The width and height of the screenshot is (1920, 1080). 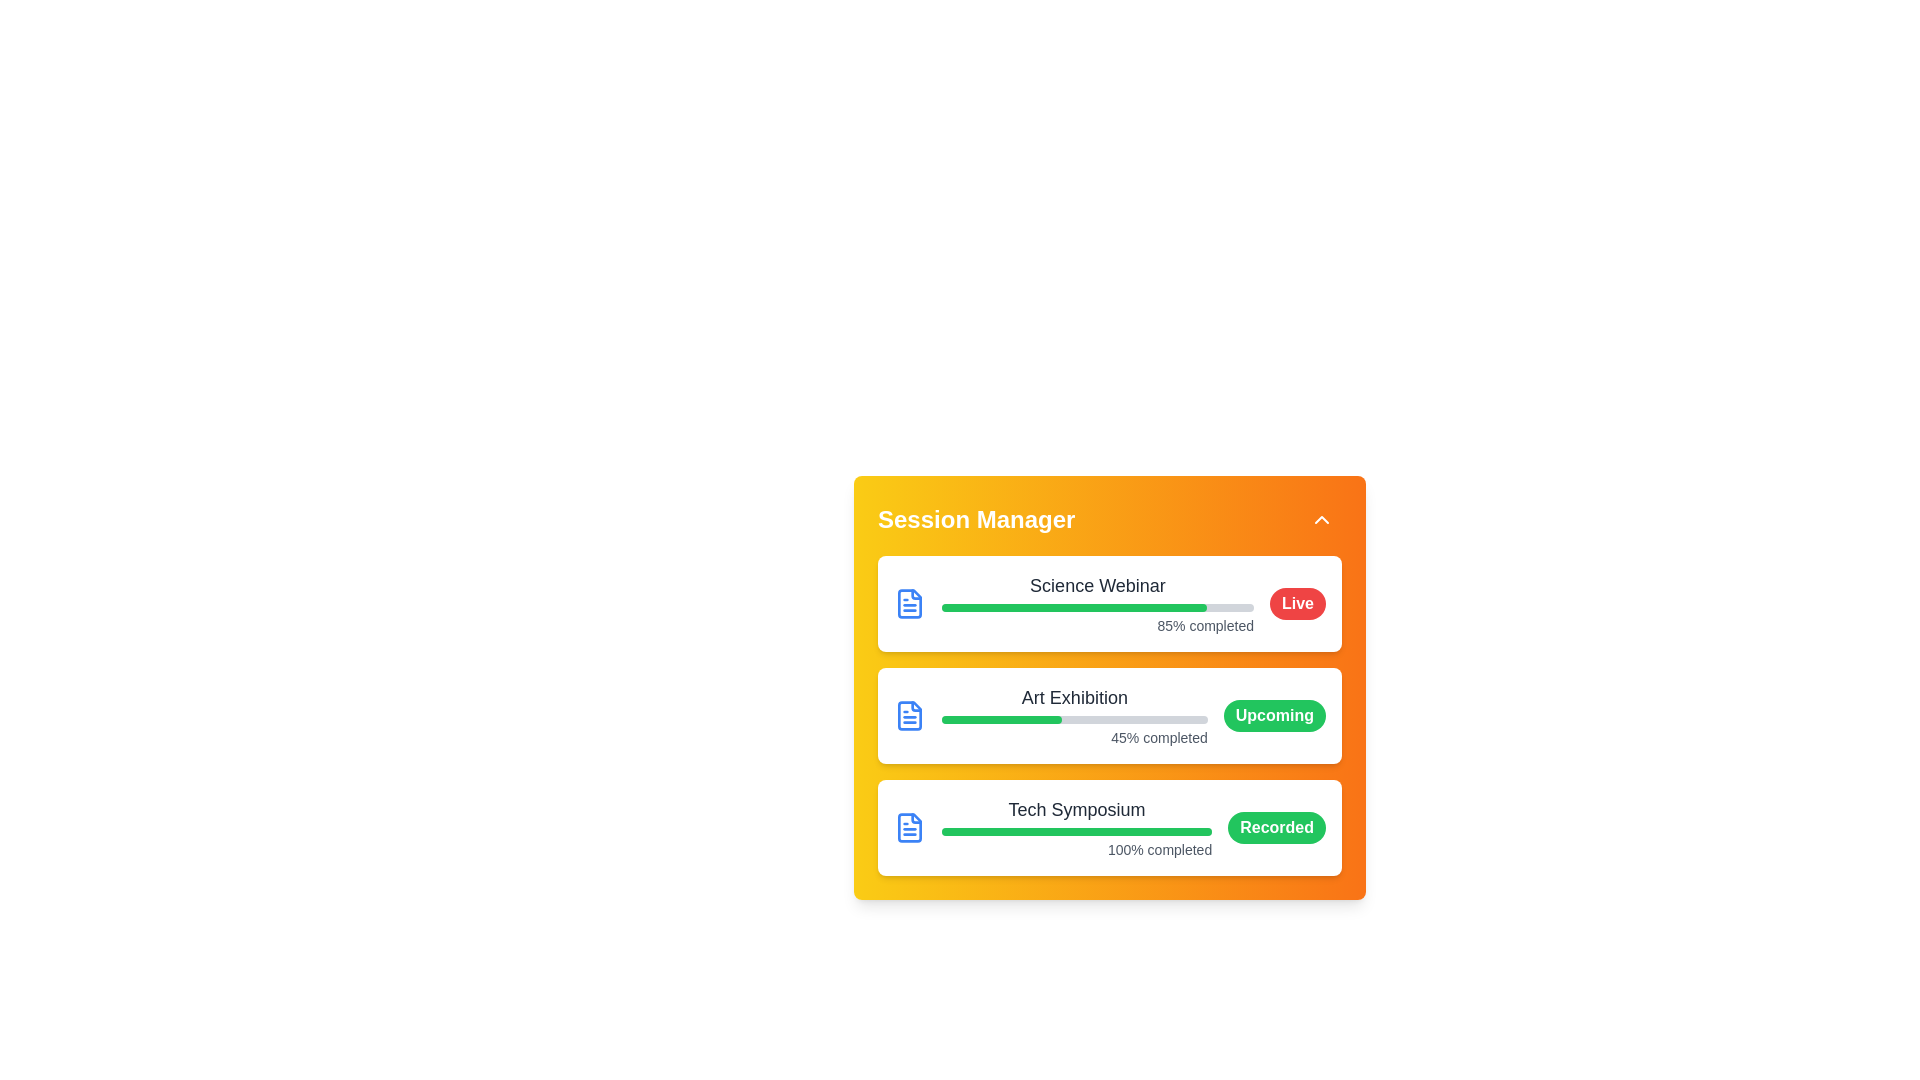 I want to click on the Progress Bar indicating 45% completion for the 'Art Exhibition' event, which is located beneath the title 'Art Exhibition' and above the text '45% completed', so click(x=1073, y=720).